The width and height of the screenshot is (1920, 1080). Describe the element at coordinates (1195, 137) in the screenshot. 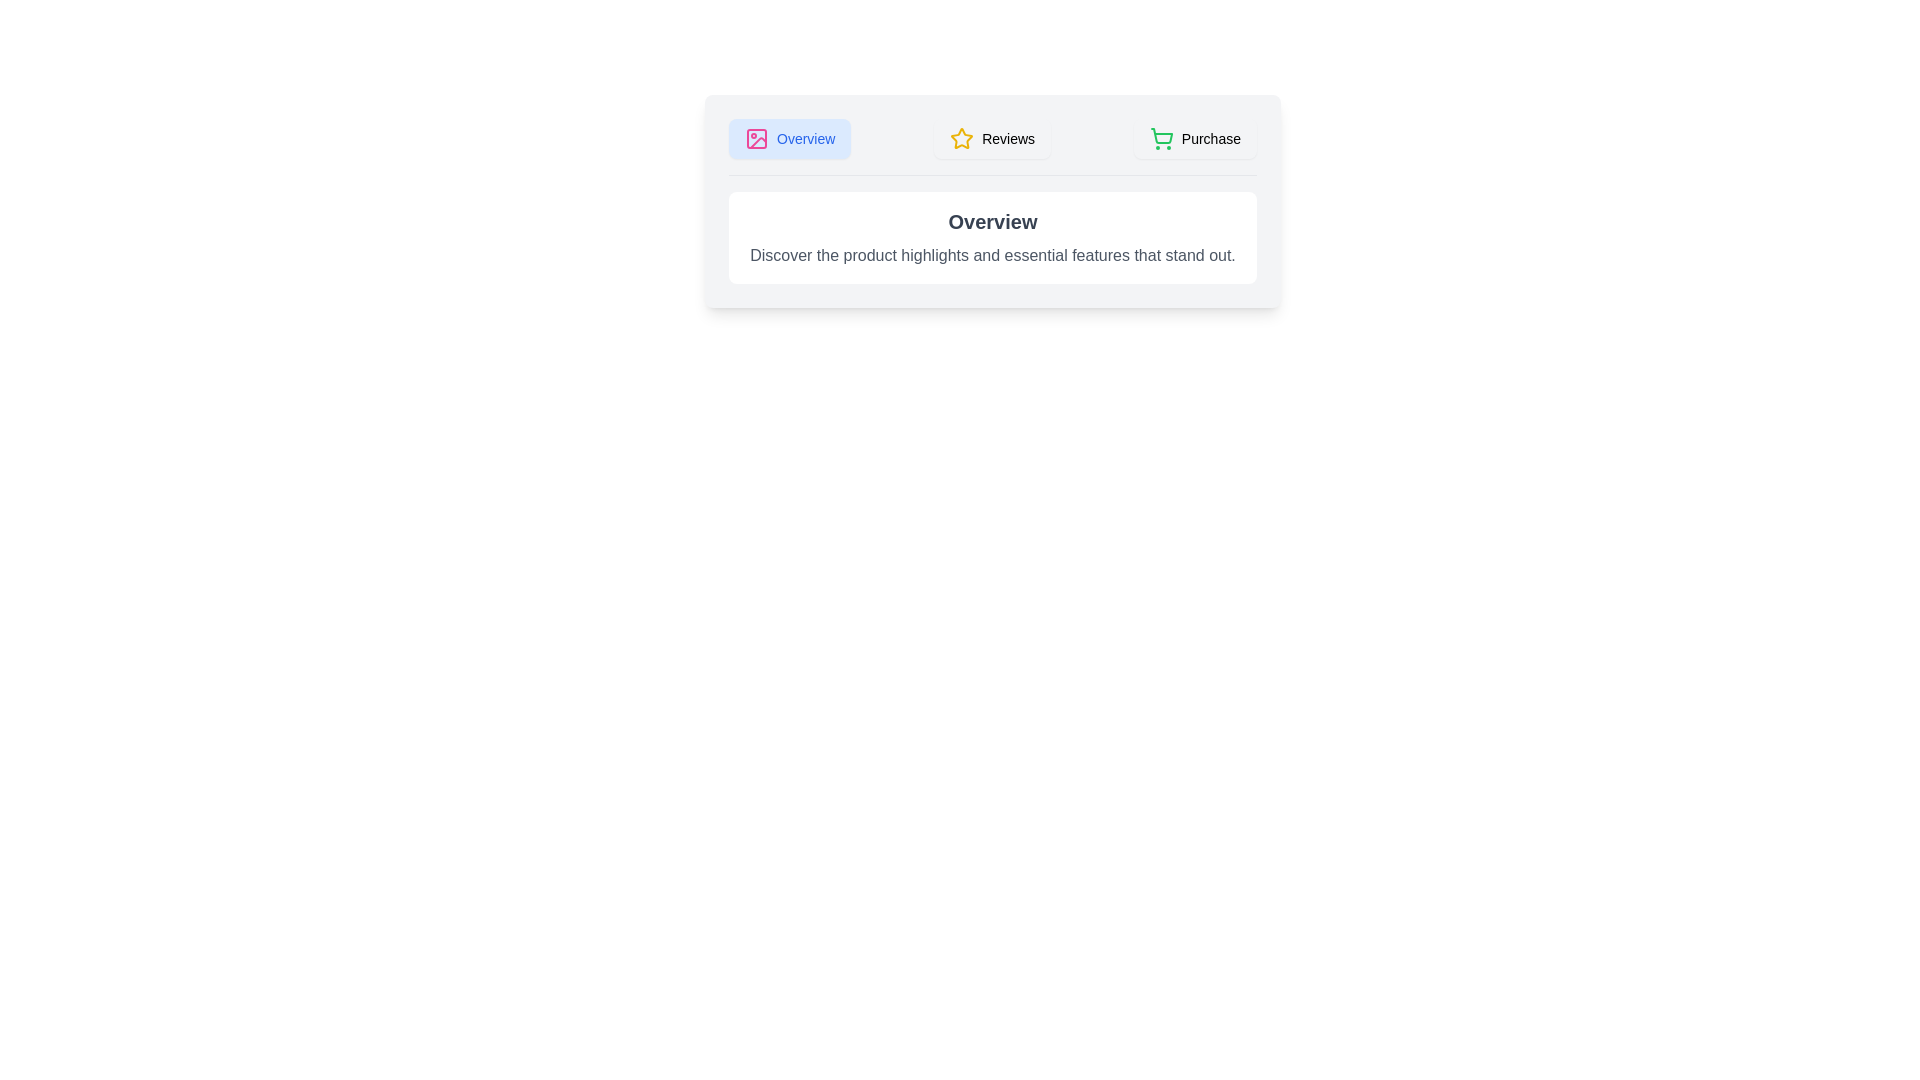

I see `the Purchase tab to view its content` at that location.